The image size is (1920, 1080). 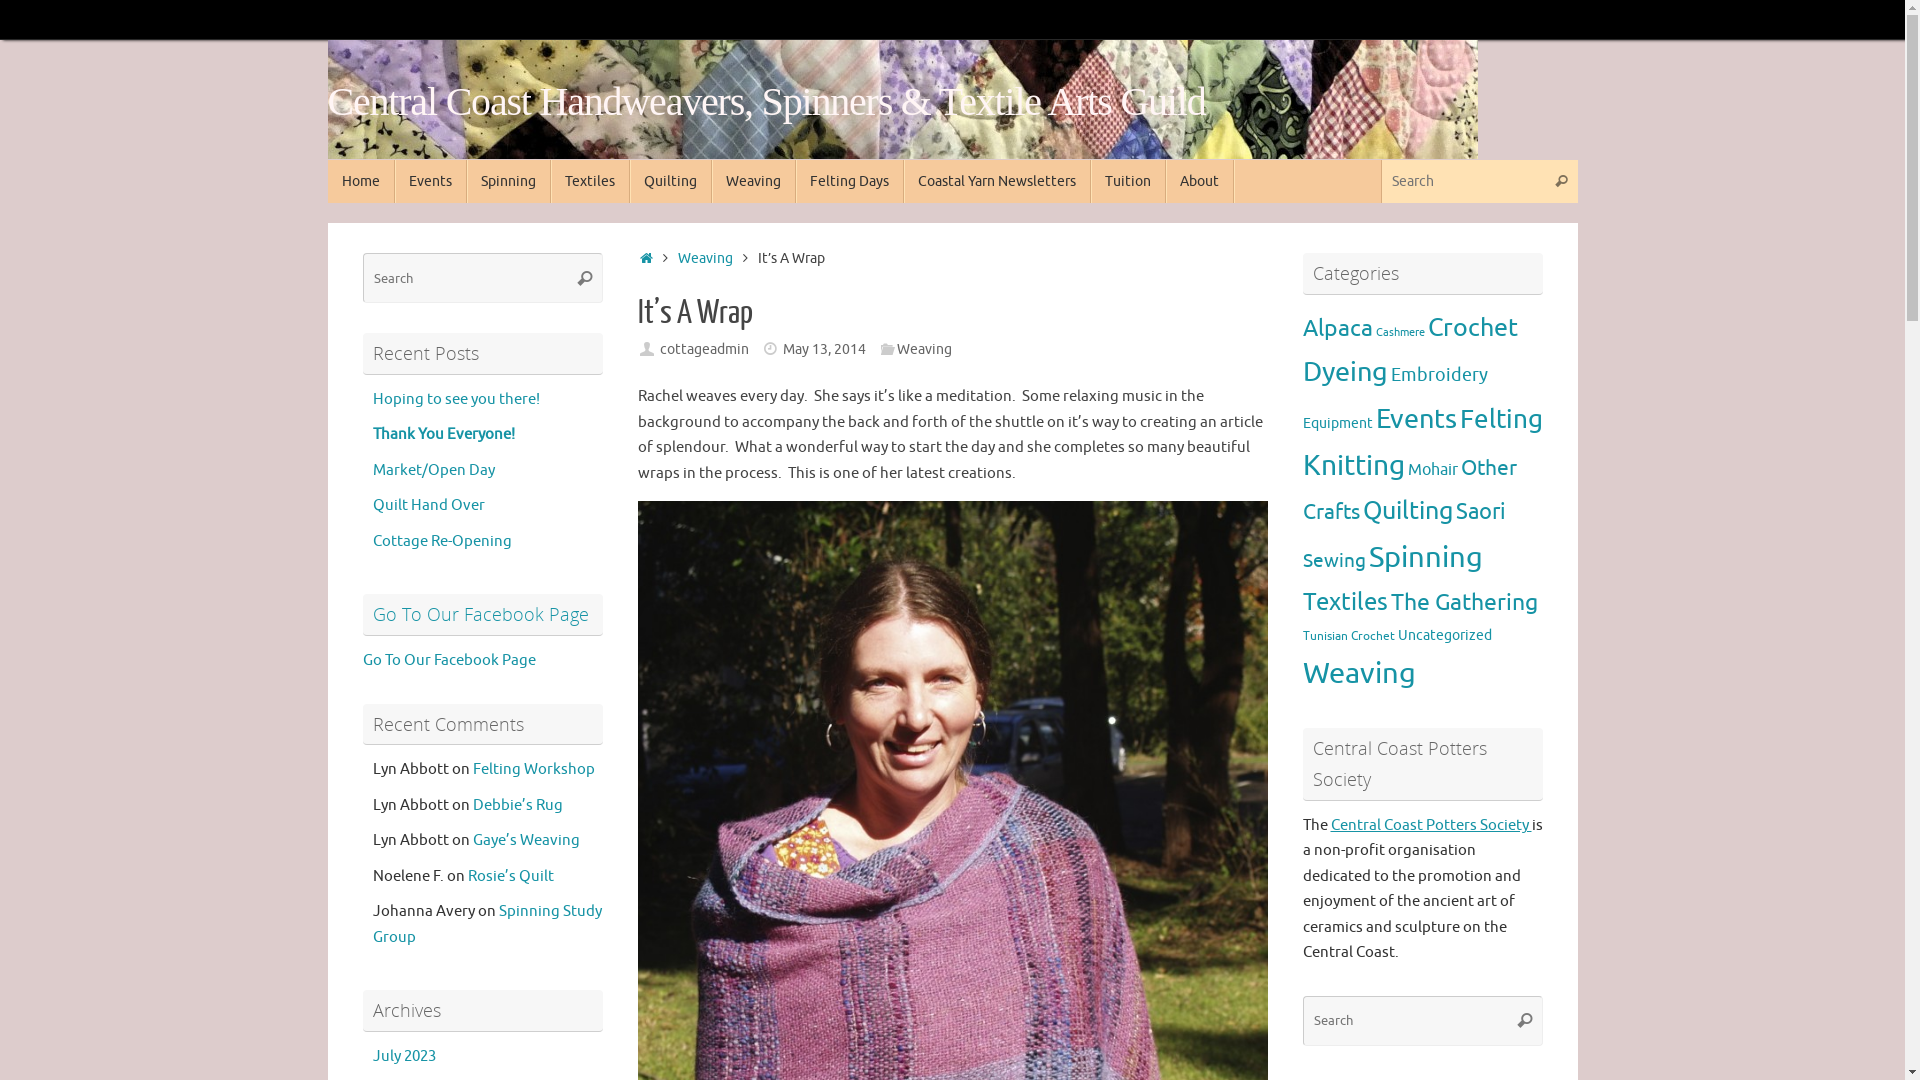 I want to click on 'Alpaca', so click(x=1337, y=326).